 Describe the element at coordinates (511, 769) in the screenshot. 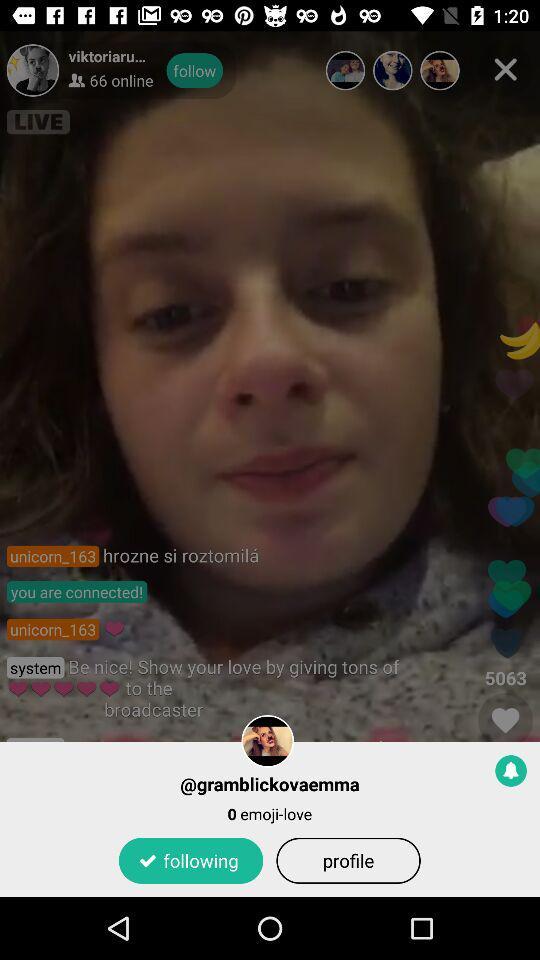

I see `the item next to the @gramblickovaemma item` at that location.